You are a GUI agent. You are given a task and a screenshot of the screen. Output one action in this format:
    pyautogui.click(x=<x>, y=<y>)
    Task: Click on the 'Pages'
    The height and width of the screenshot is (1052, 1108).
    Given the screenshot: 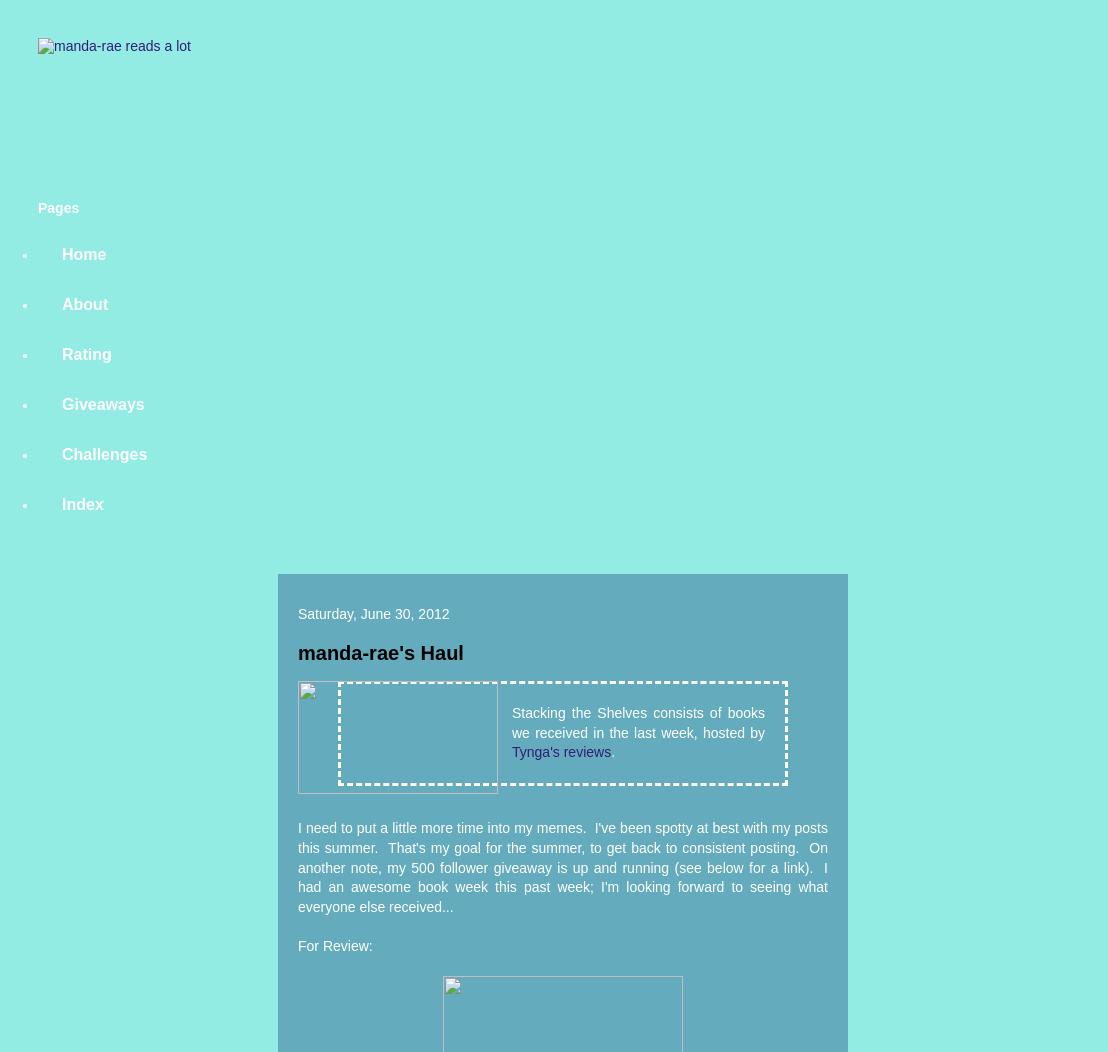 What is the action you would take?
    pyautogui.click(x=57, y=207)
    